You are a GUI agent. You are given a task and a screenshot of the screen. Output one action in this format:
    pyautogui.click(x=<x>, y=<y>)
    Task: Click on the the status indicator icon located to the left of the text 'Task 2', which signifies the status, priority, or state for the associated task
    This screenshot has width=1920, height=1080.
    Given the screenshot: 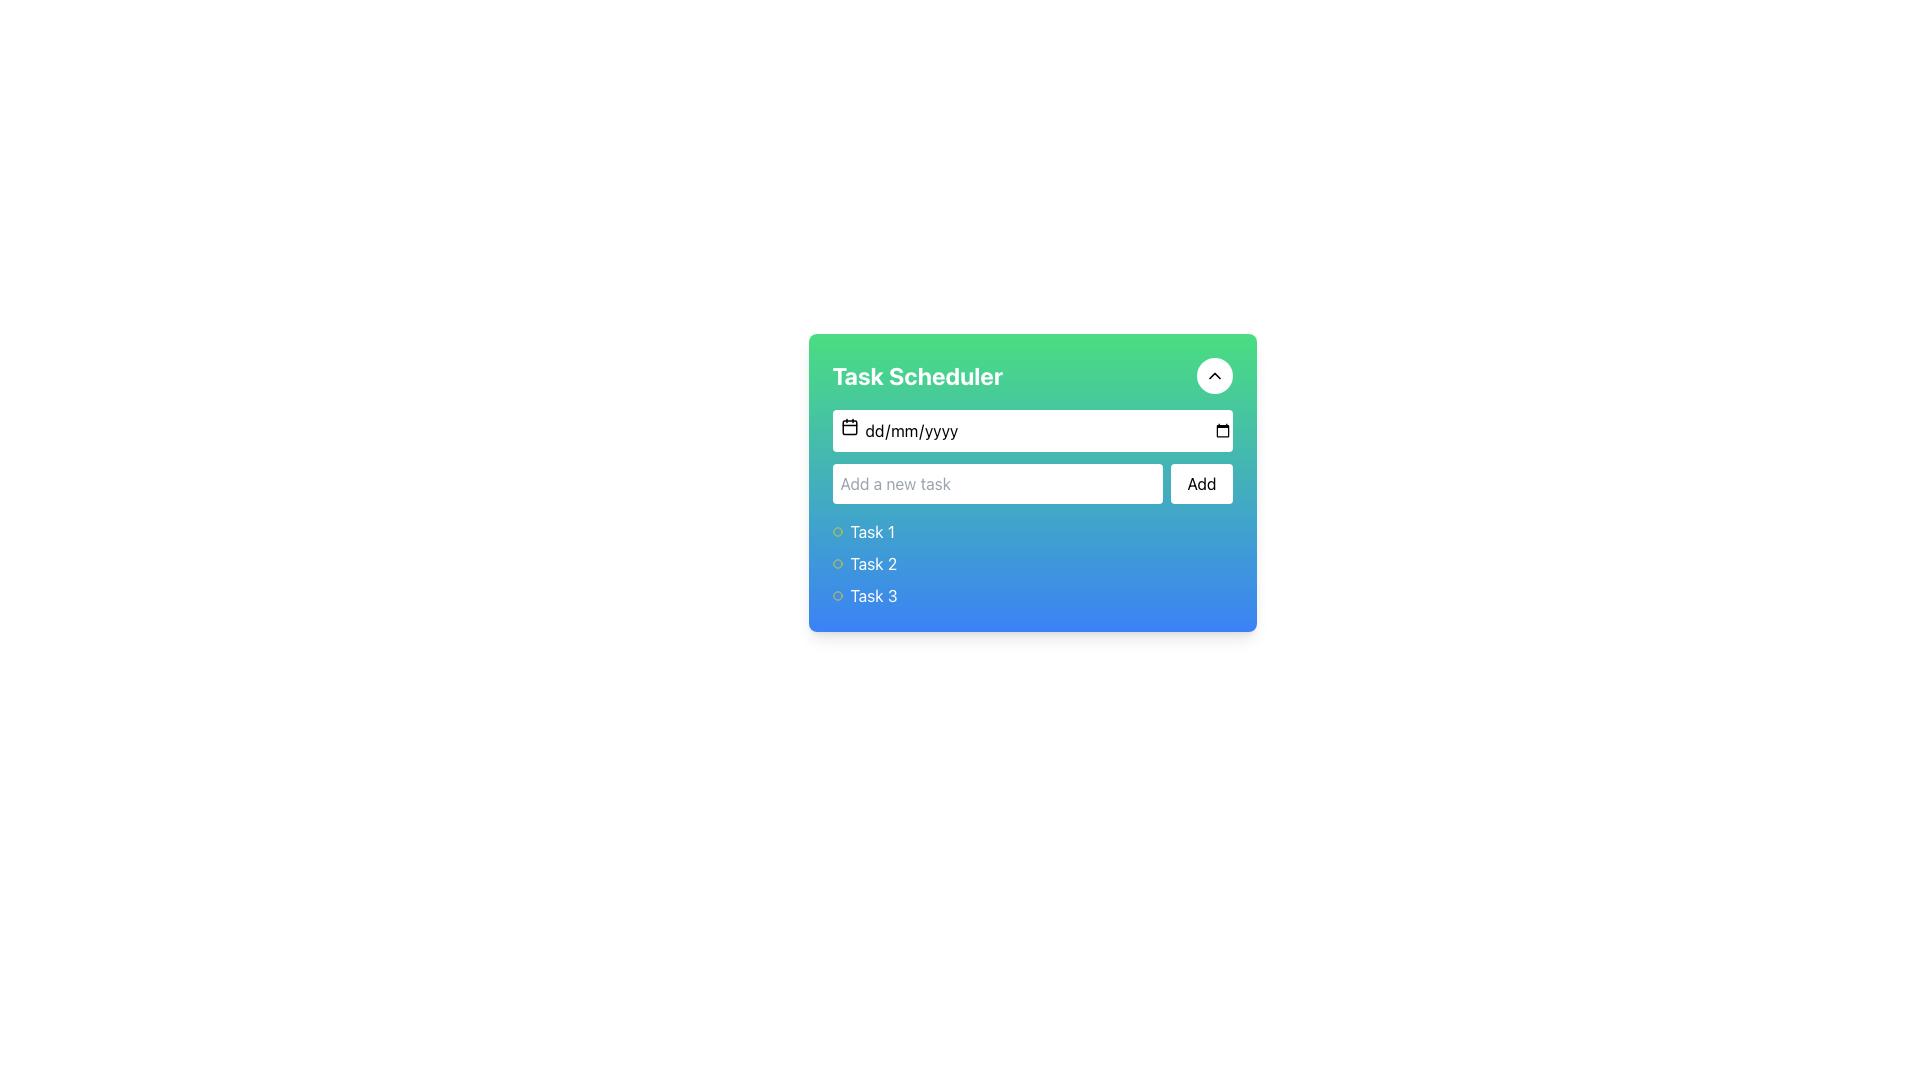 What is the action you would take?
    pyautogui.click(x=837, y=563)
    